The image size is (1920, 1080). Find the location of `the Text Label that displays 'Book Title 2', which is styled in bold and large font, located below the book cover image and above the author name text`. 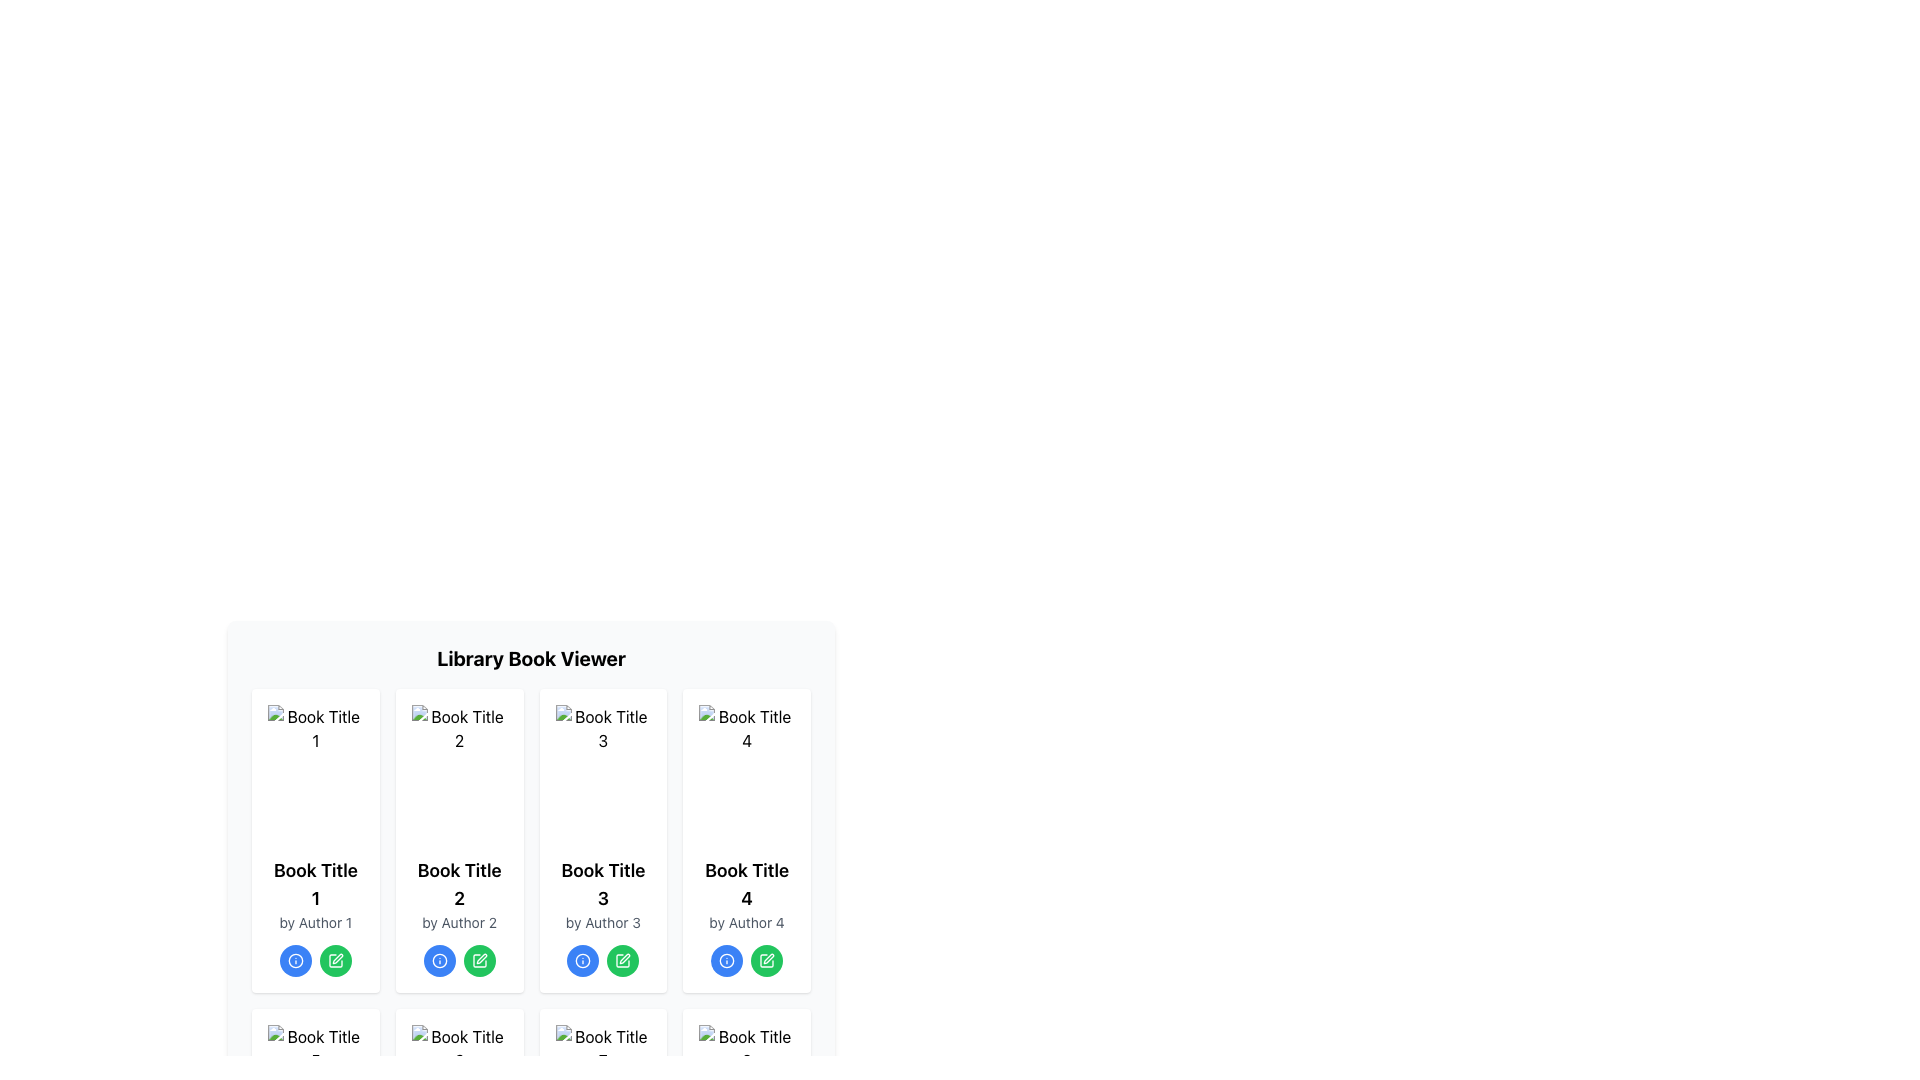

the Text Label that displays 'Book Title 2', which is styled in bold and large font, located below the book cover image and above the author name text is located at coordinates (458, 883).